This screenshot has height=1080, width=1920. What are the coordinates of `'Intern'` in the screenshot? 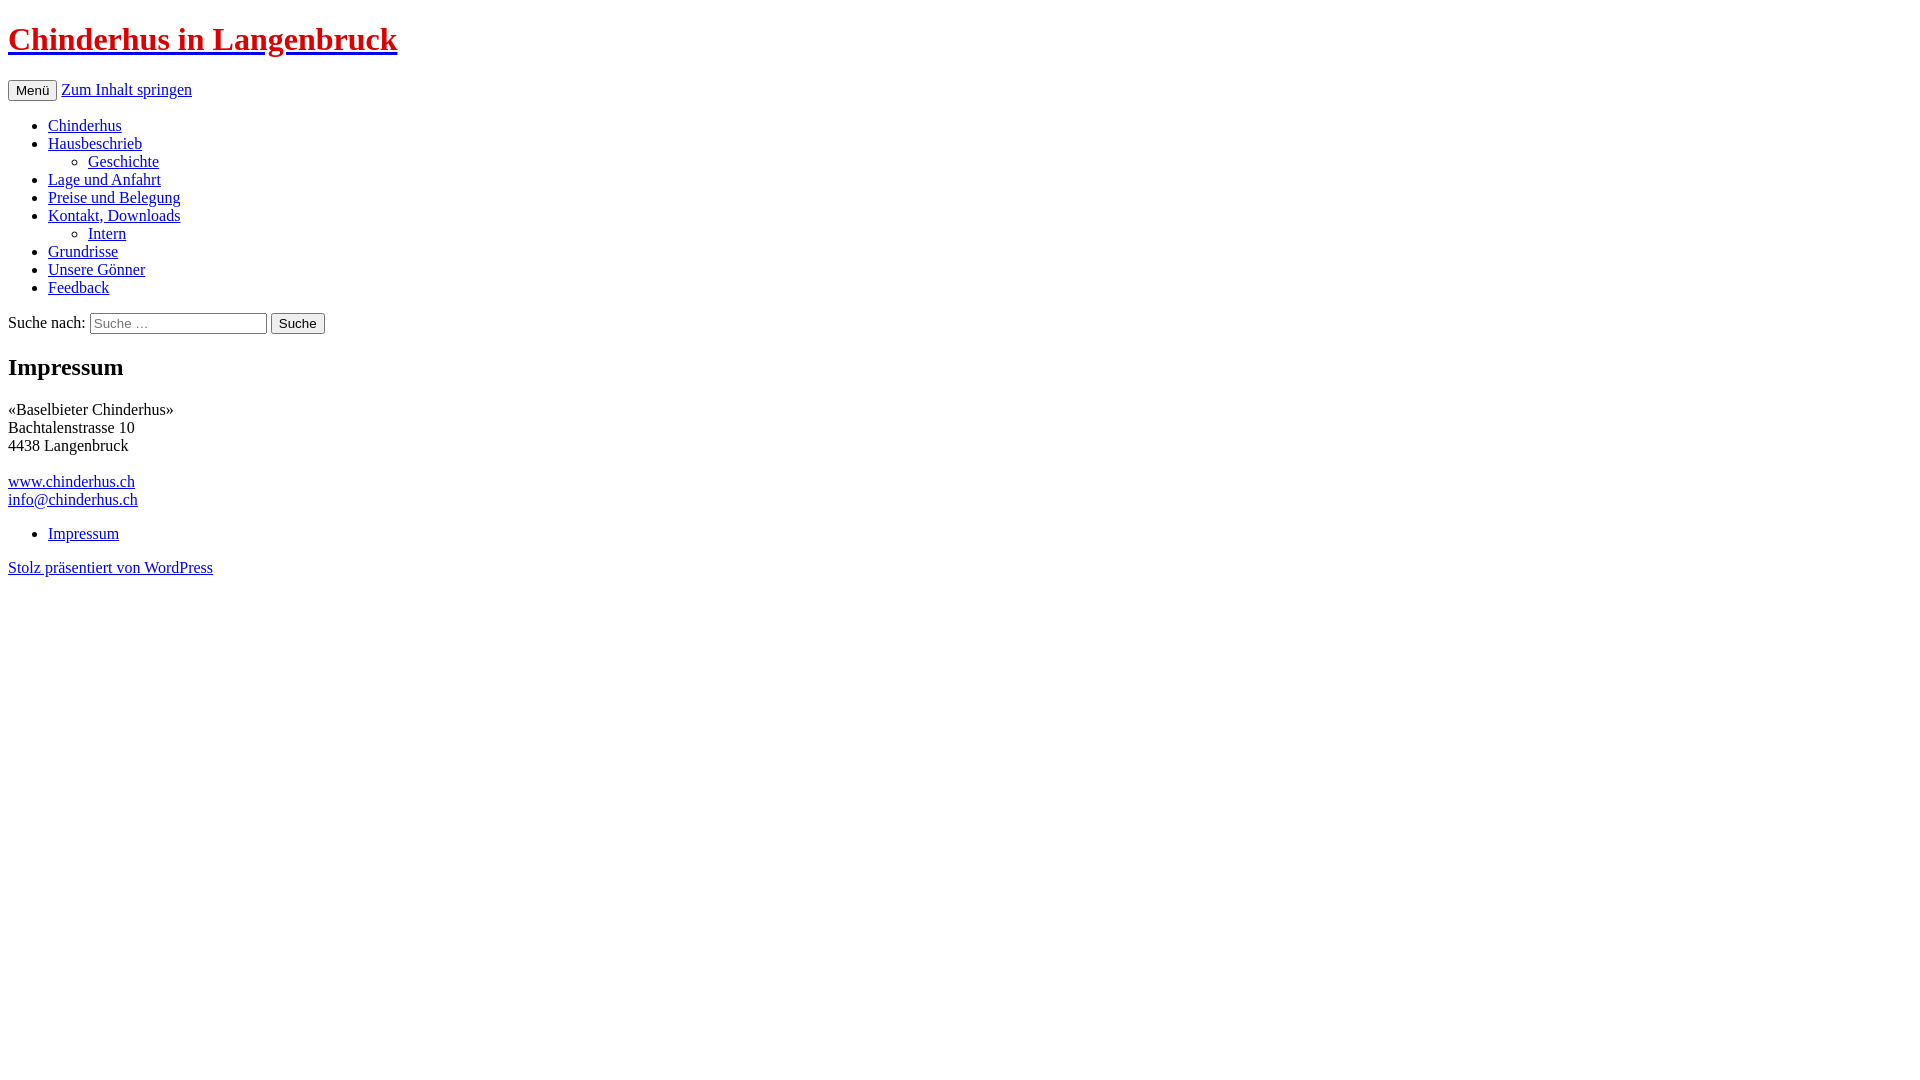 It's located at (105, 232).